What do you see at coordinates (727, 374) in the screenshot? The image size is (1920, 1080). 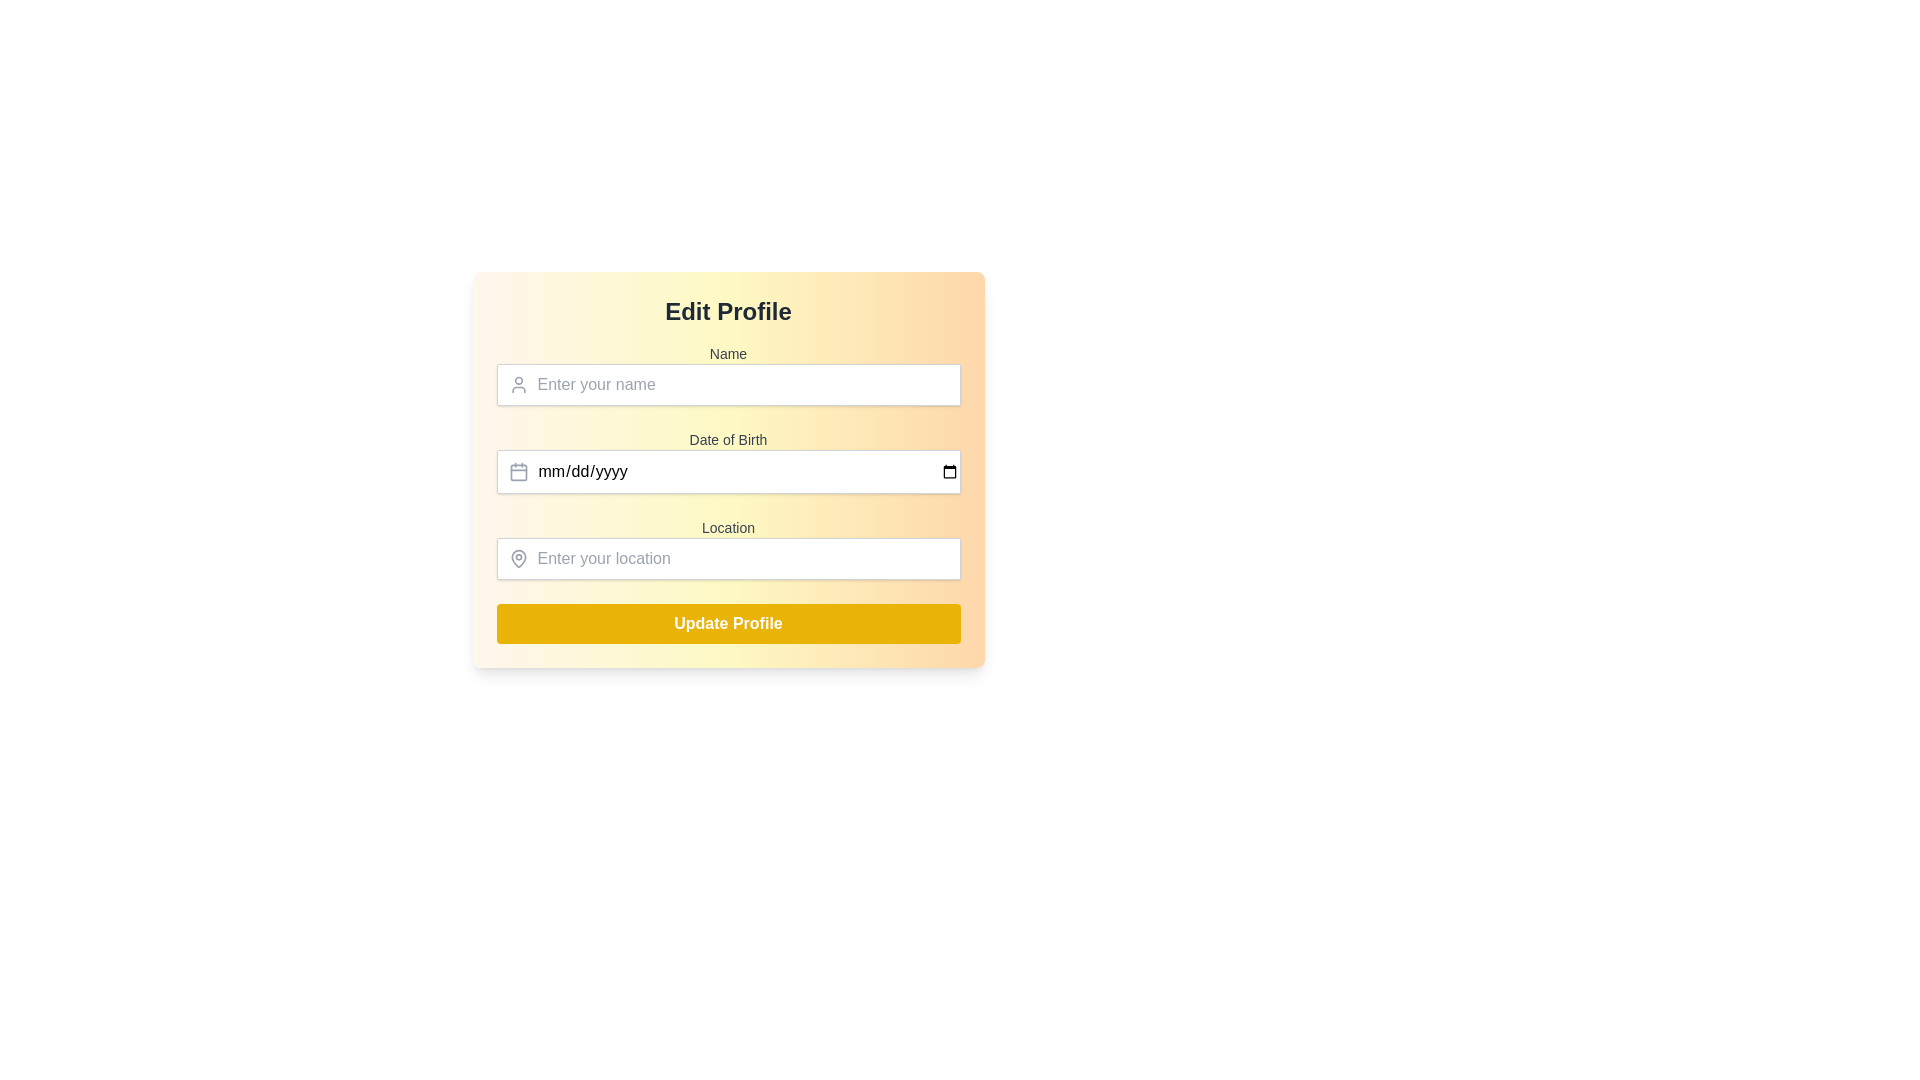 I see `the 'Name' text input field located under the 'Edit Profile' title to place the cursor inside it` at bounding box center [727, 374].